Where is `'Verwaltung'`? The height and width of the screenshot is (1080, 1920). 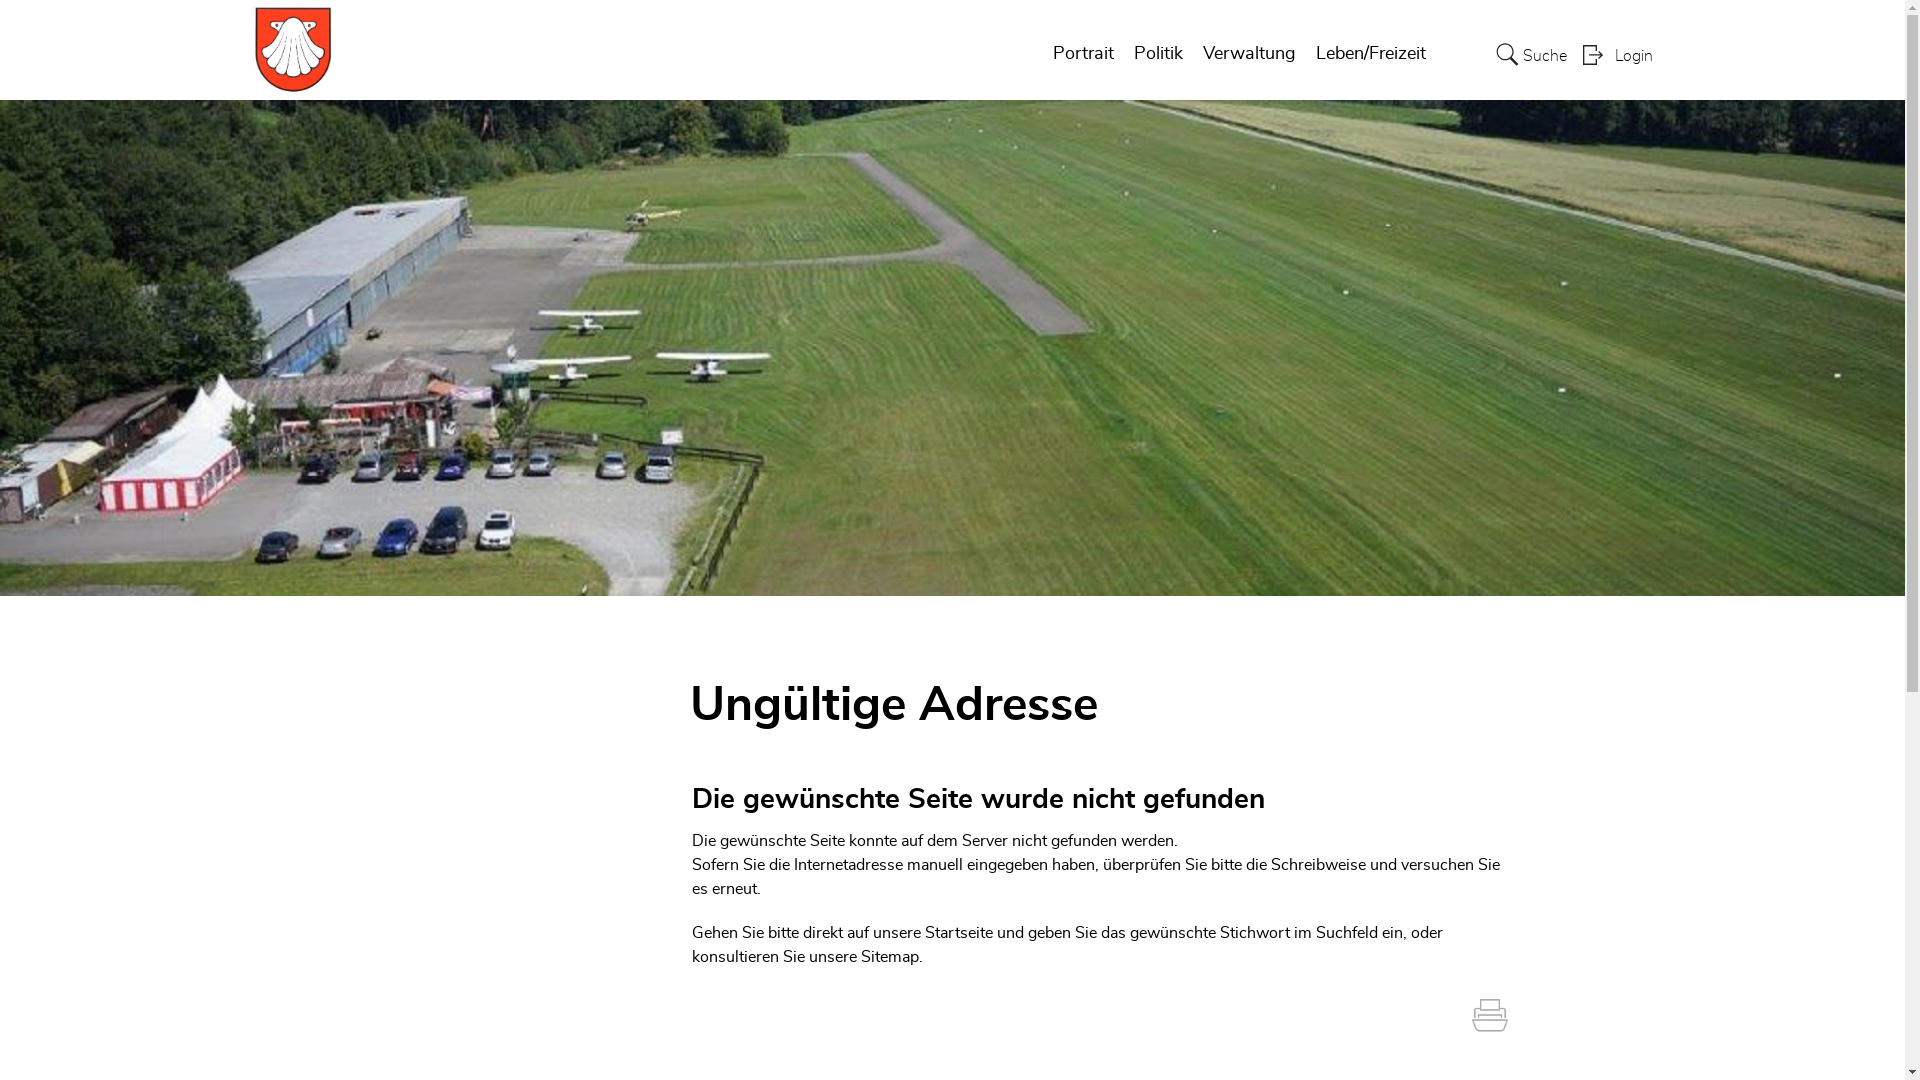
'Verwaltung' is located at coordinates (1247, 53).